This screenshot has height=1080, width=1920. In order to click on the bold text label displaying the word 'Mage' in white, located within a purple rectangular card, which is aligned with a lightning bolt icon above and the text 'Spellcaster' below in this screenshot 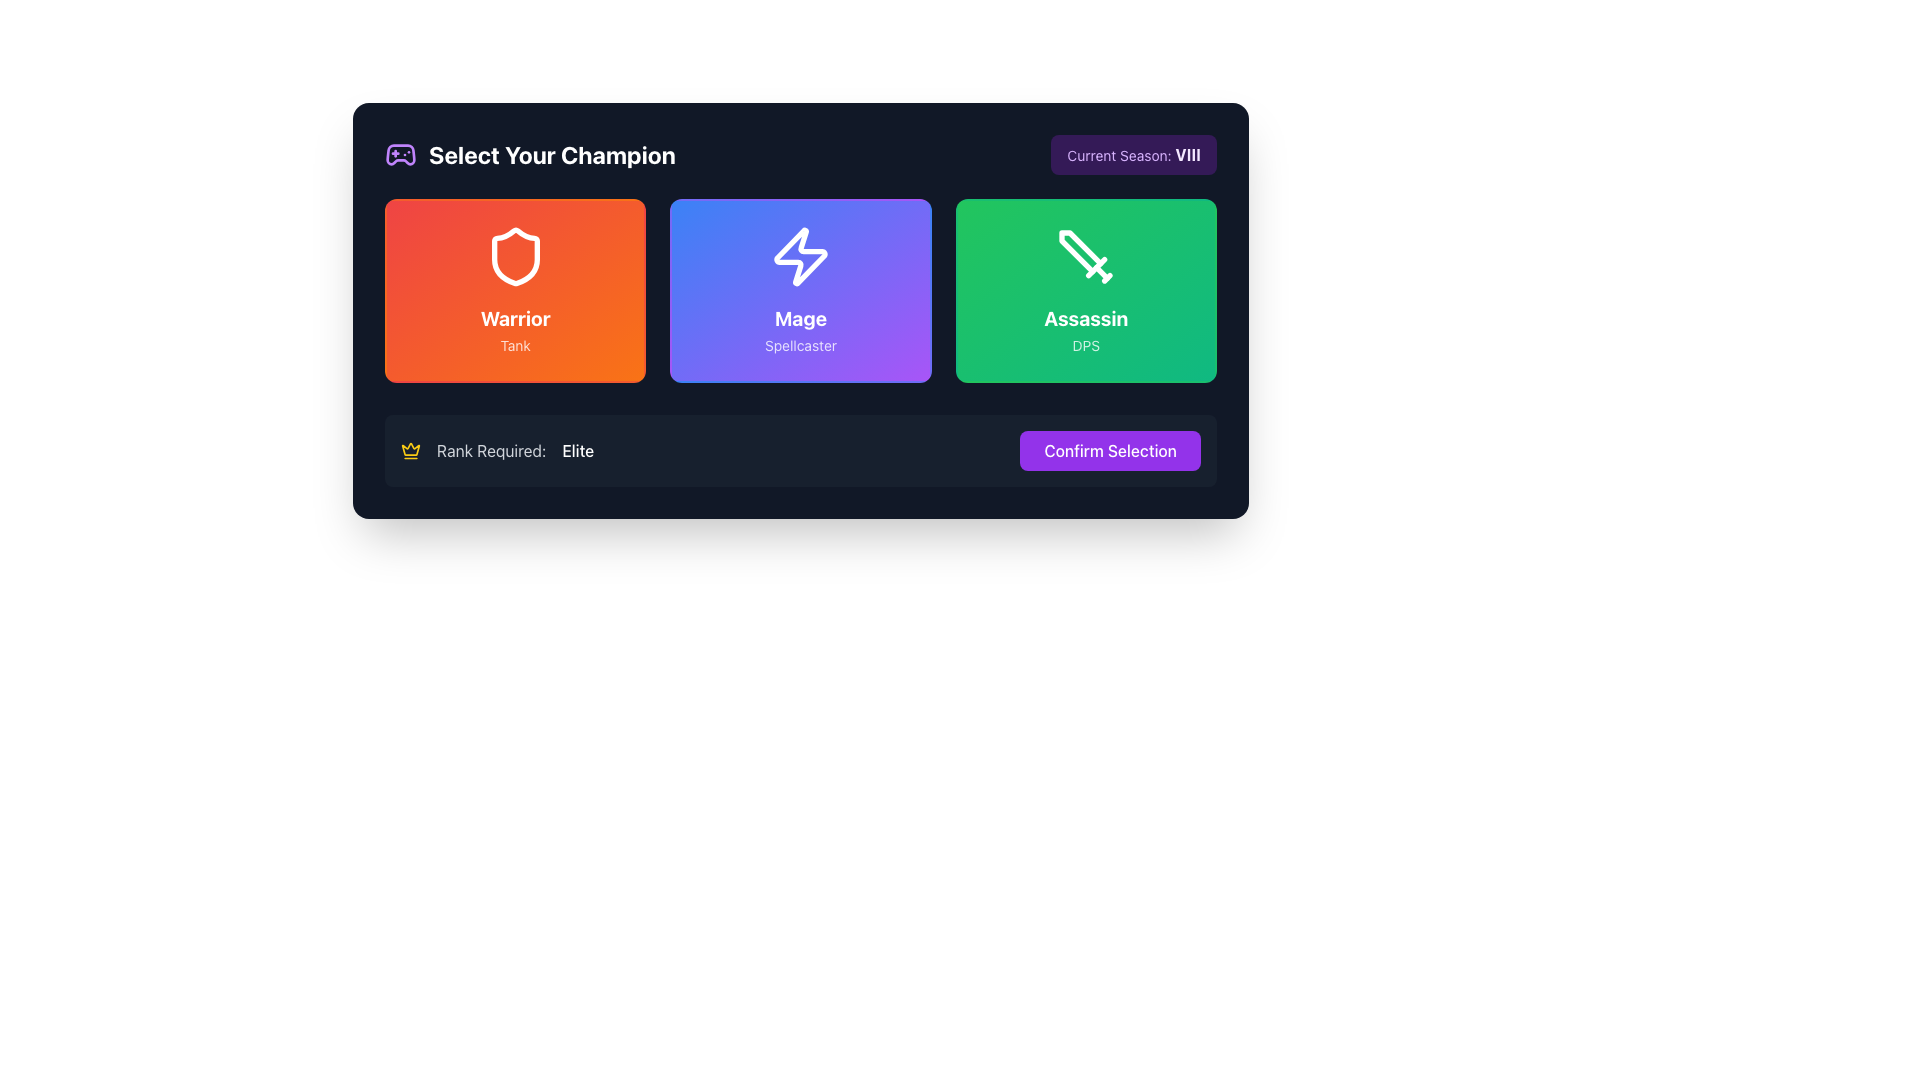, I will do `click(801, 318)`.